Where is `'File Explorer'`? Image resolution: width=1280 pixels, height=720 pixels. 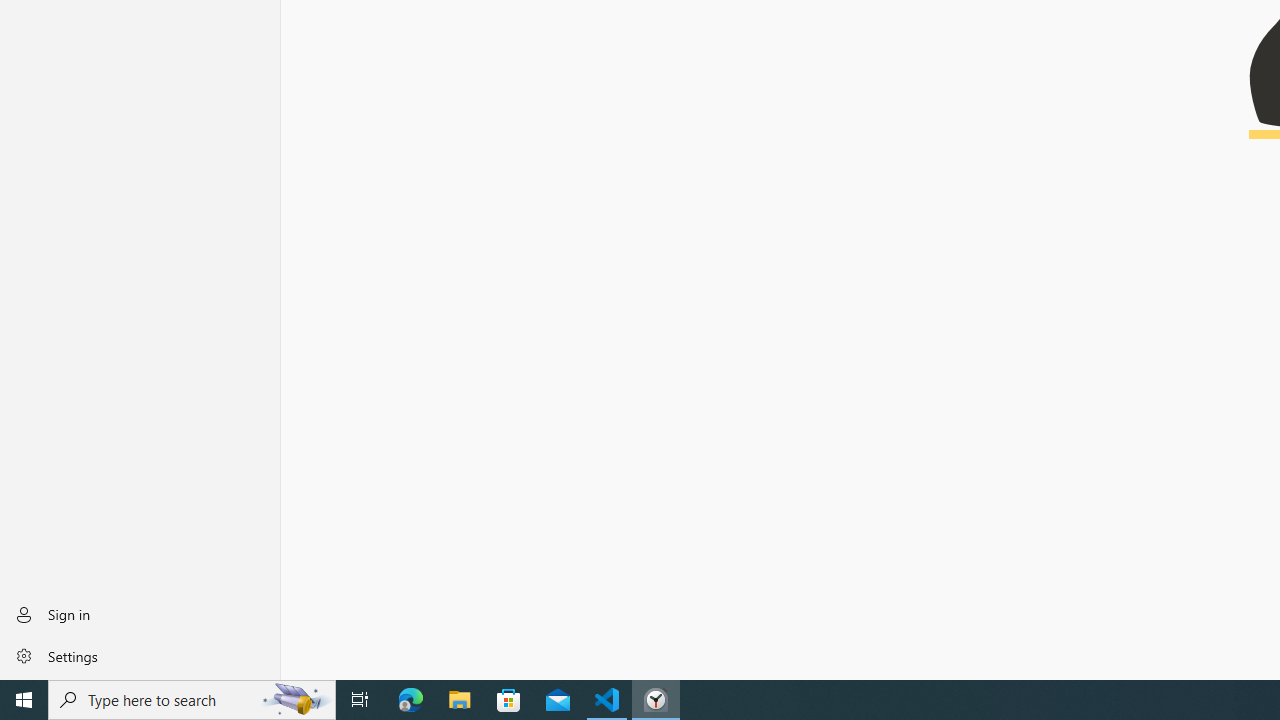 'File Explorer' is located at coordinates (459, 698).